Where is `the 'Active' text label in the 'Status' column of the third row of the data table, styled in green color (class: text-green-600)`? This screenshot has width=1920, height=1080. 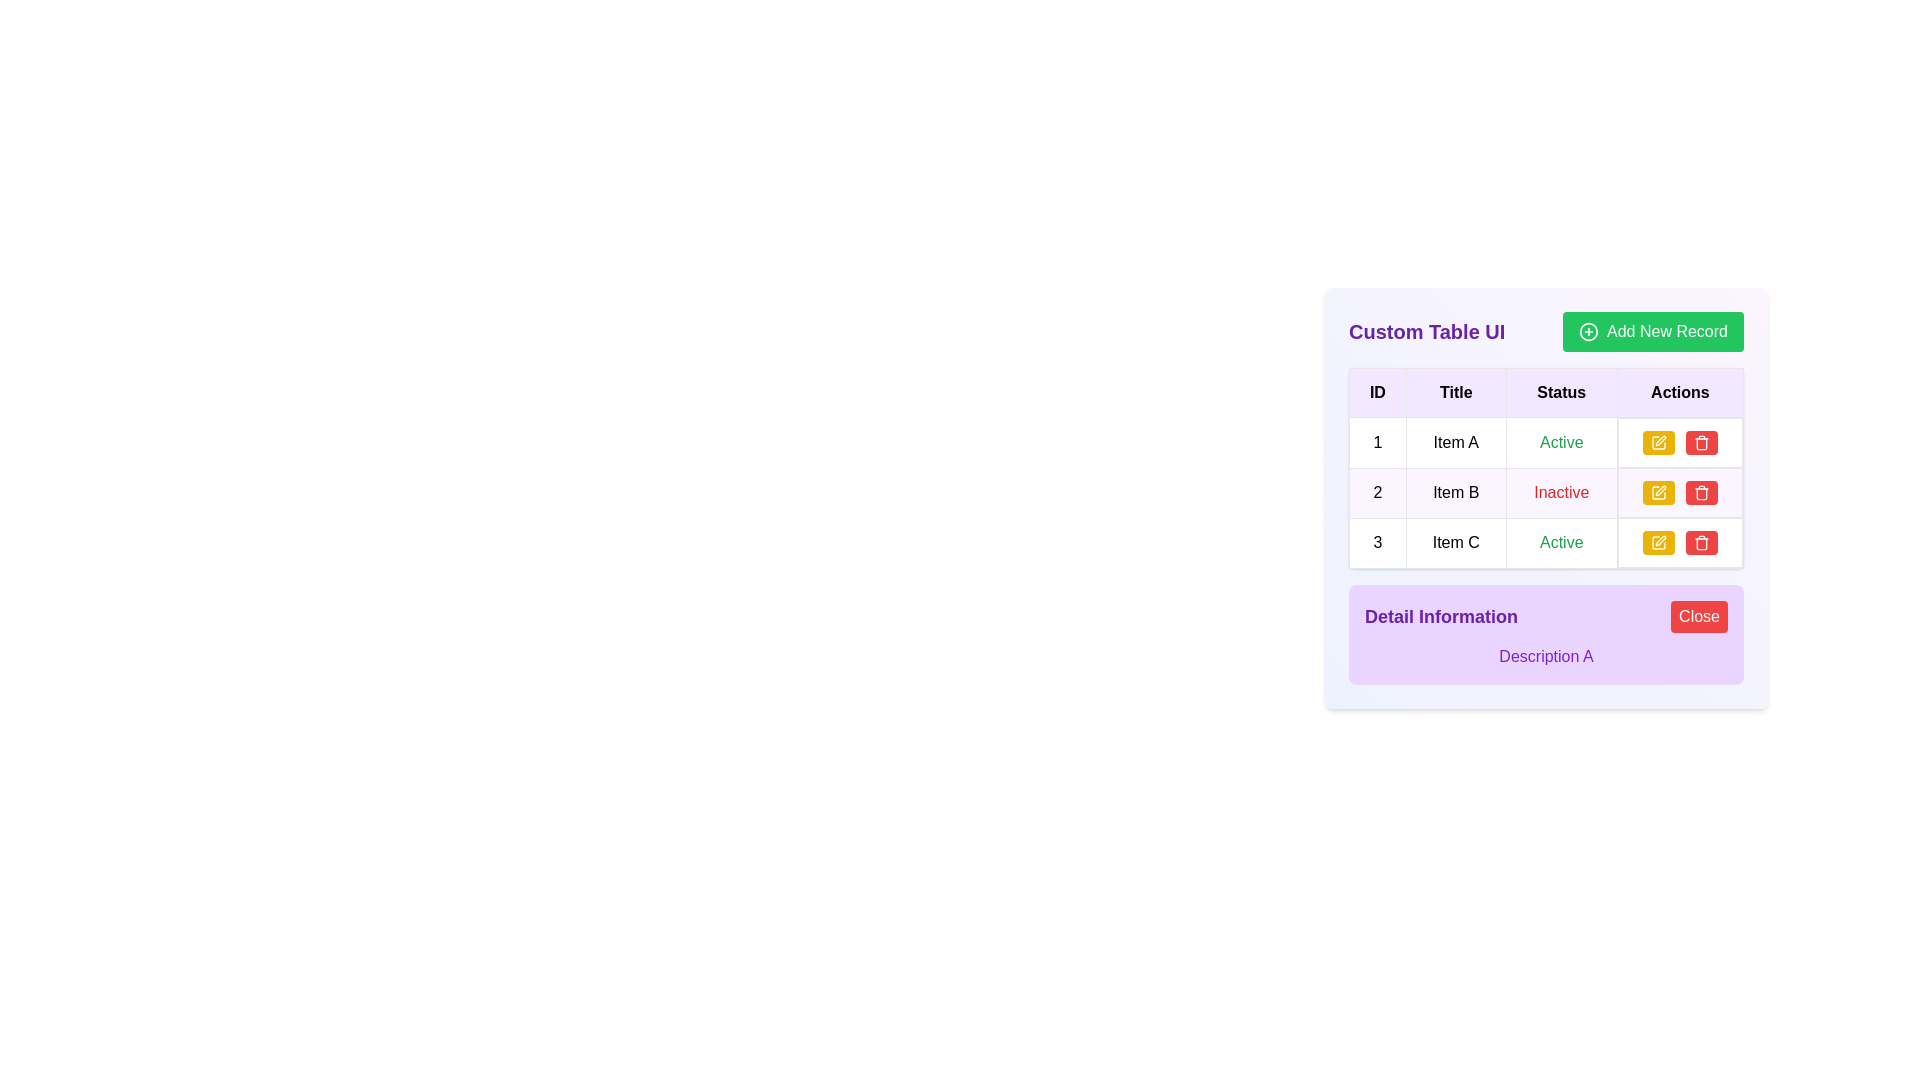
the 'Active' text label in the 'Status' column of the third row of the data table, styled in green color (class: text-green-600) is located at coordinates (1560, 542).